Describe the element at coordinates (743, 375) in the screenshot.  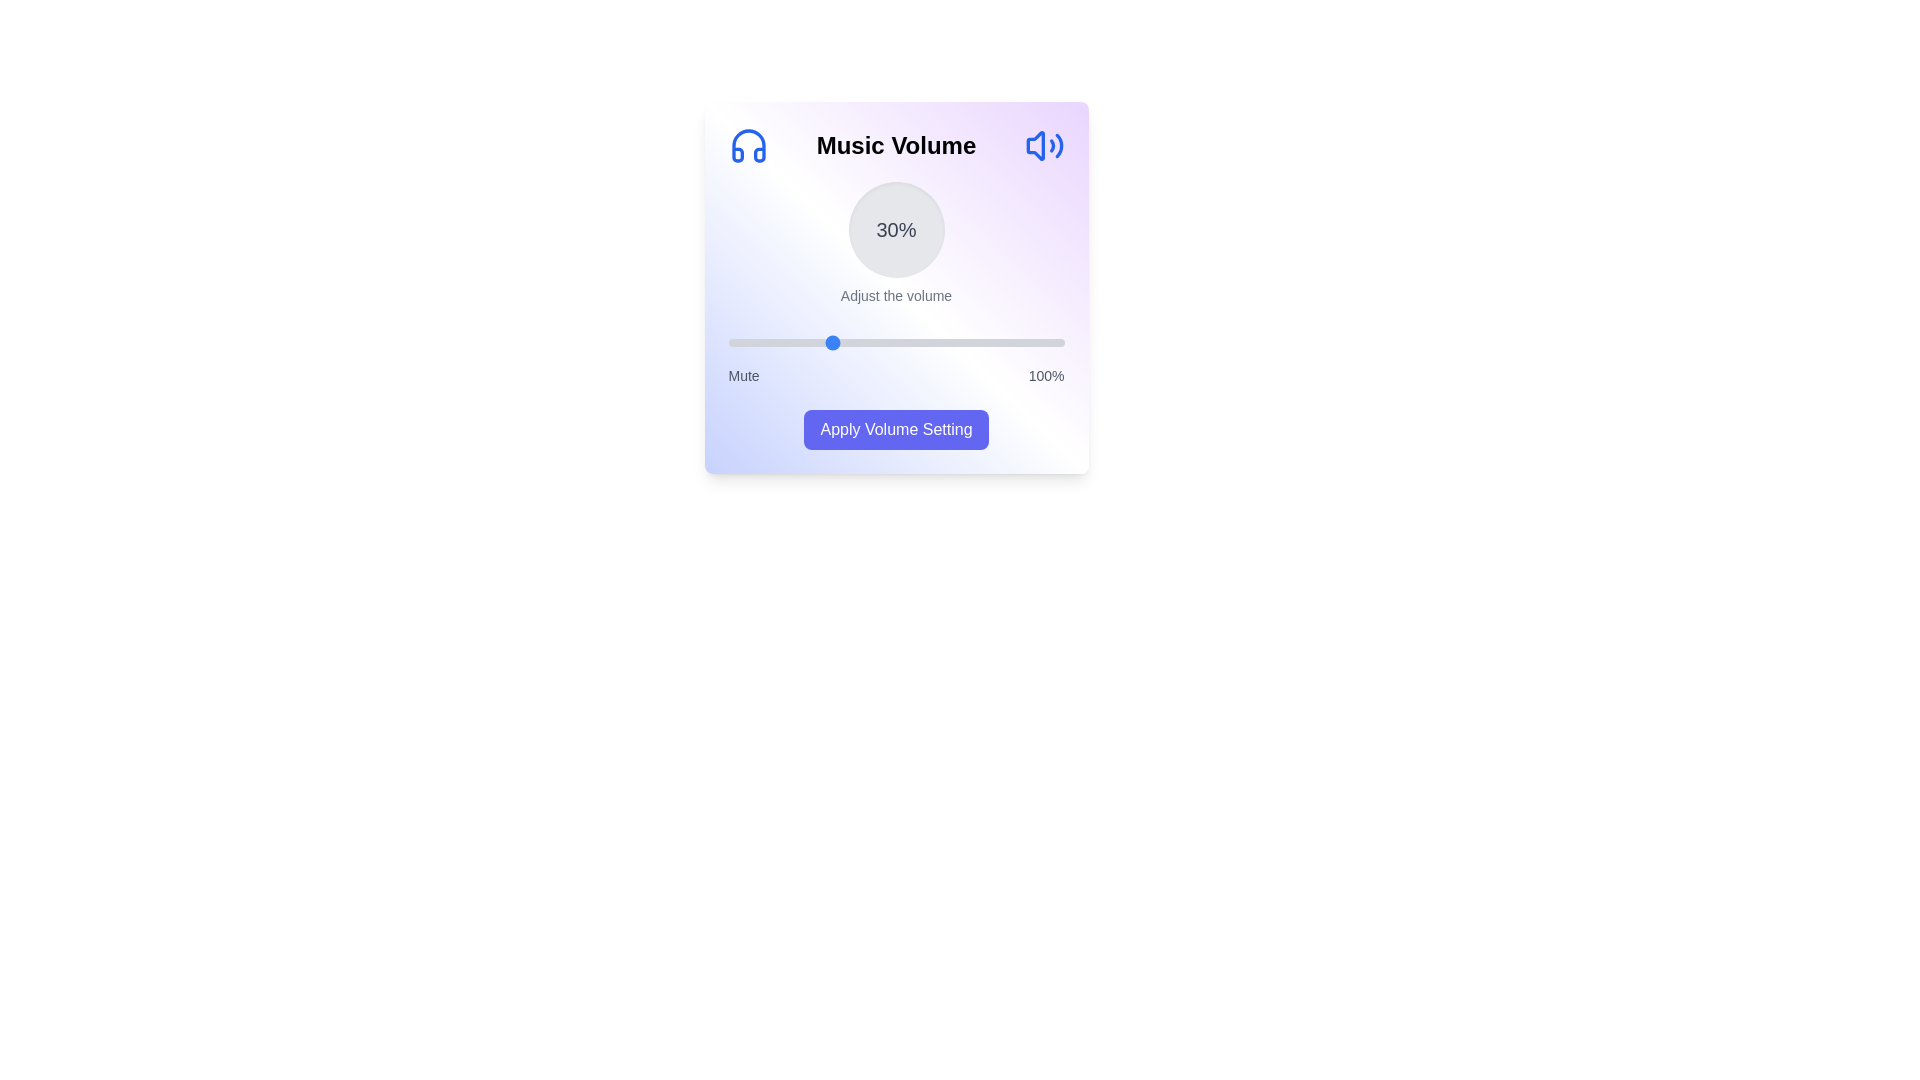
I see `the Mute label to trigger its action` at that location.